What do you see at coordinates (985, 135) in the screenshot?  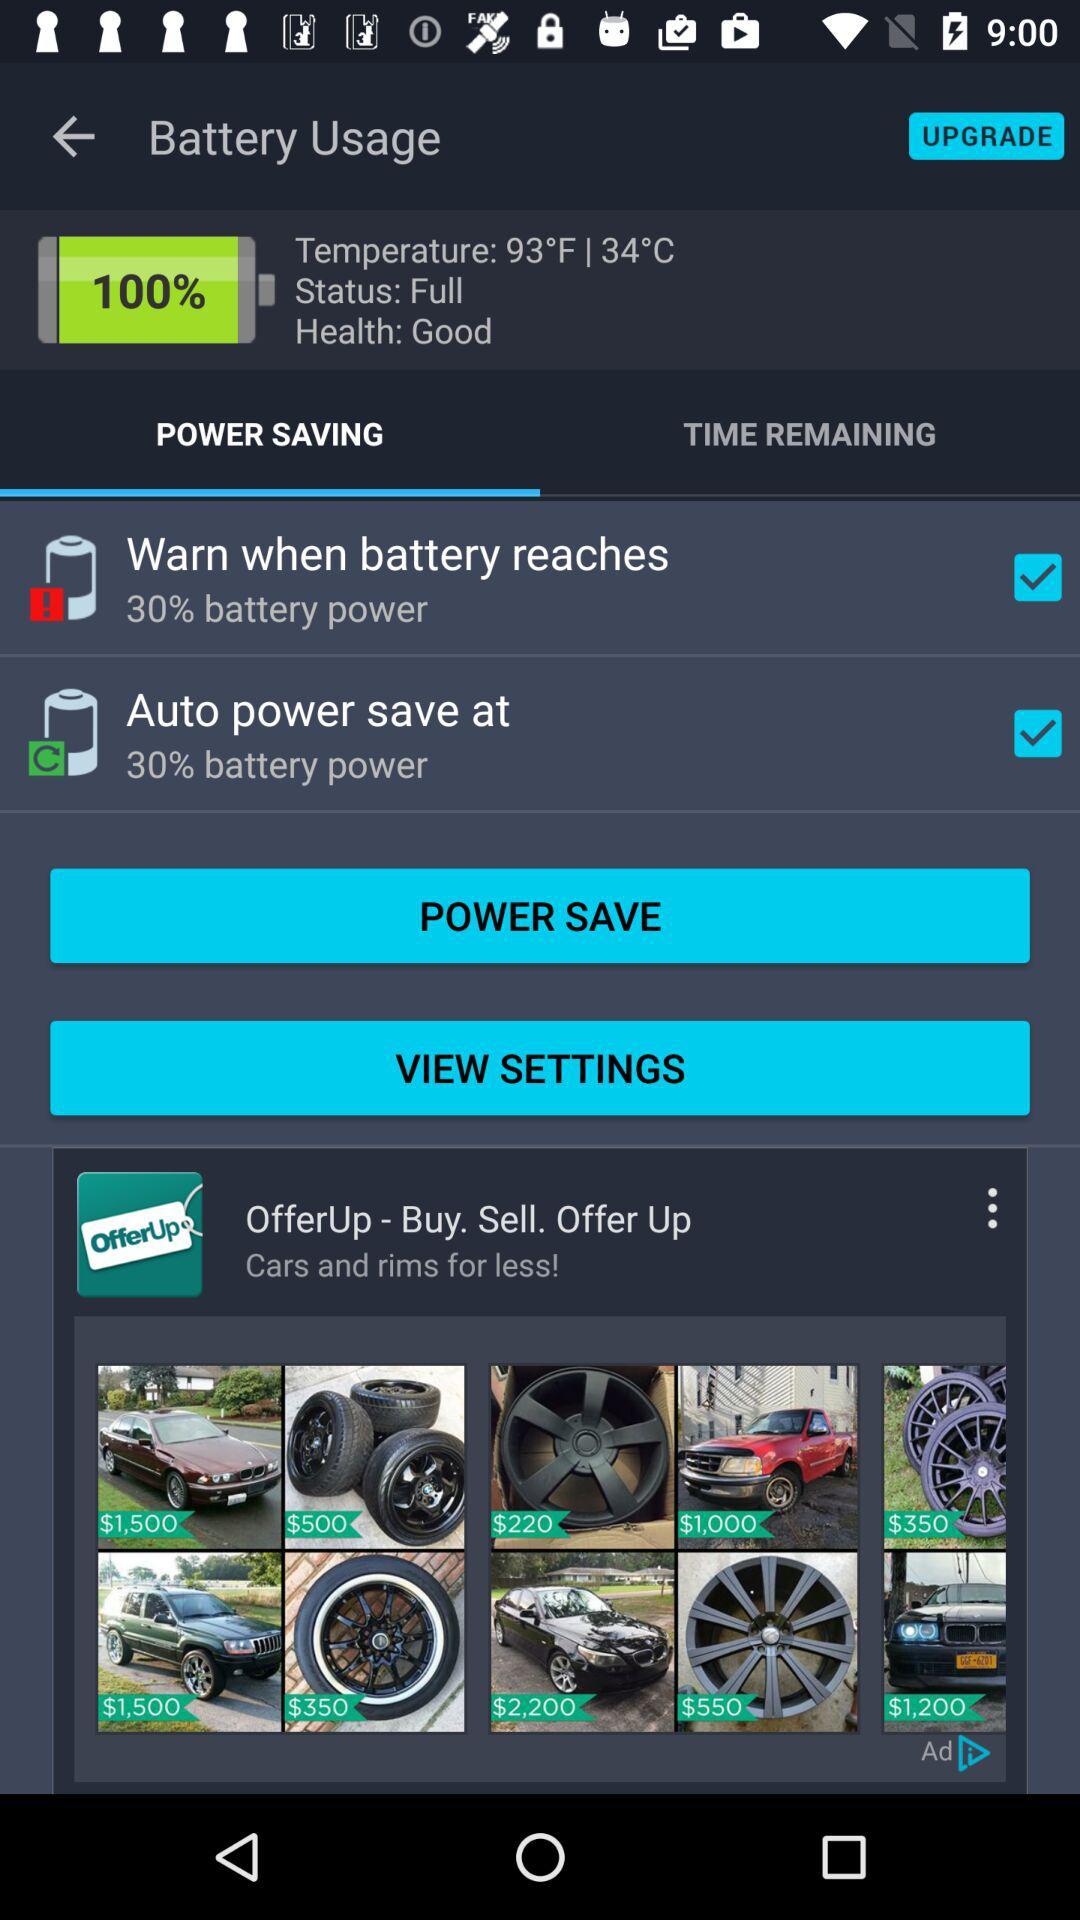 I see `shows upgrade button` at bounding box center [985, 135].